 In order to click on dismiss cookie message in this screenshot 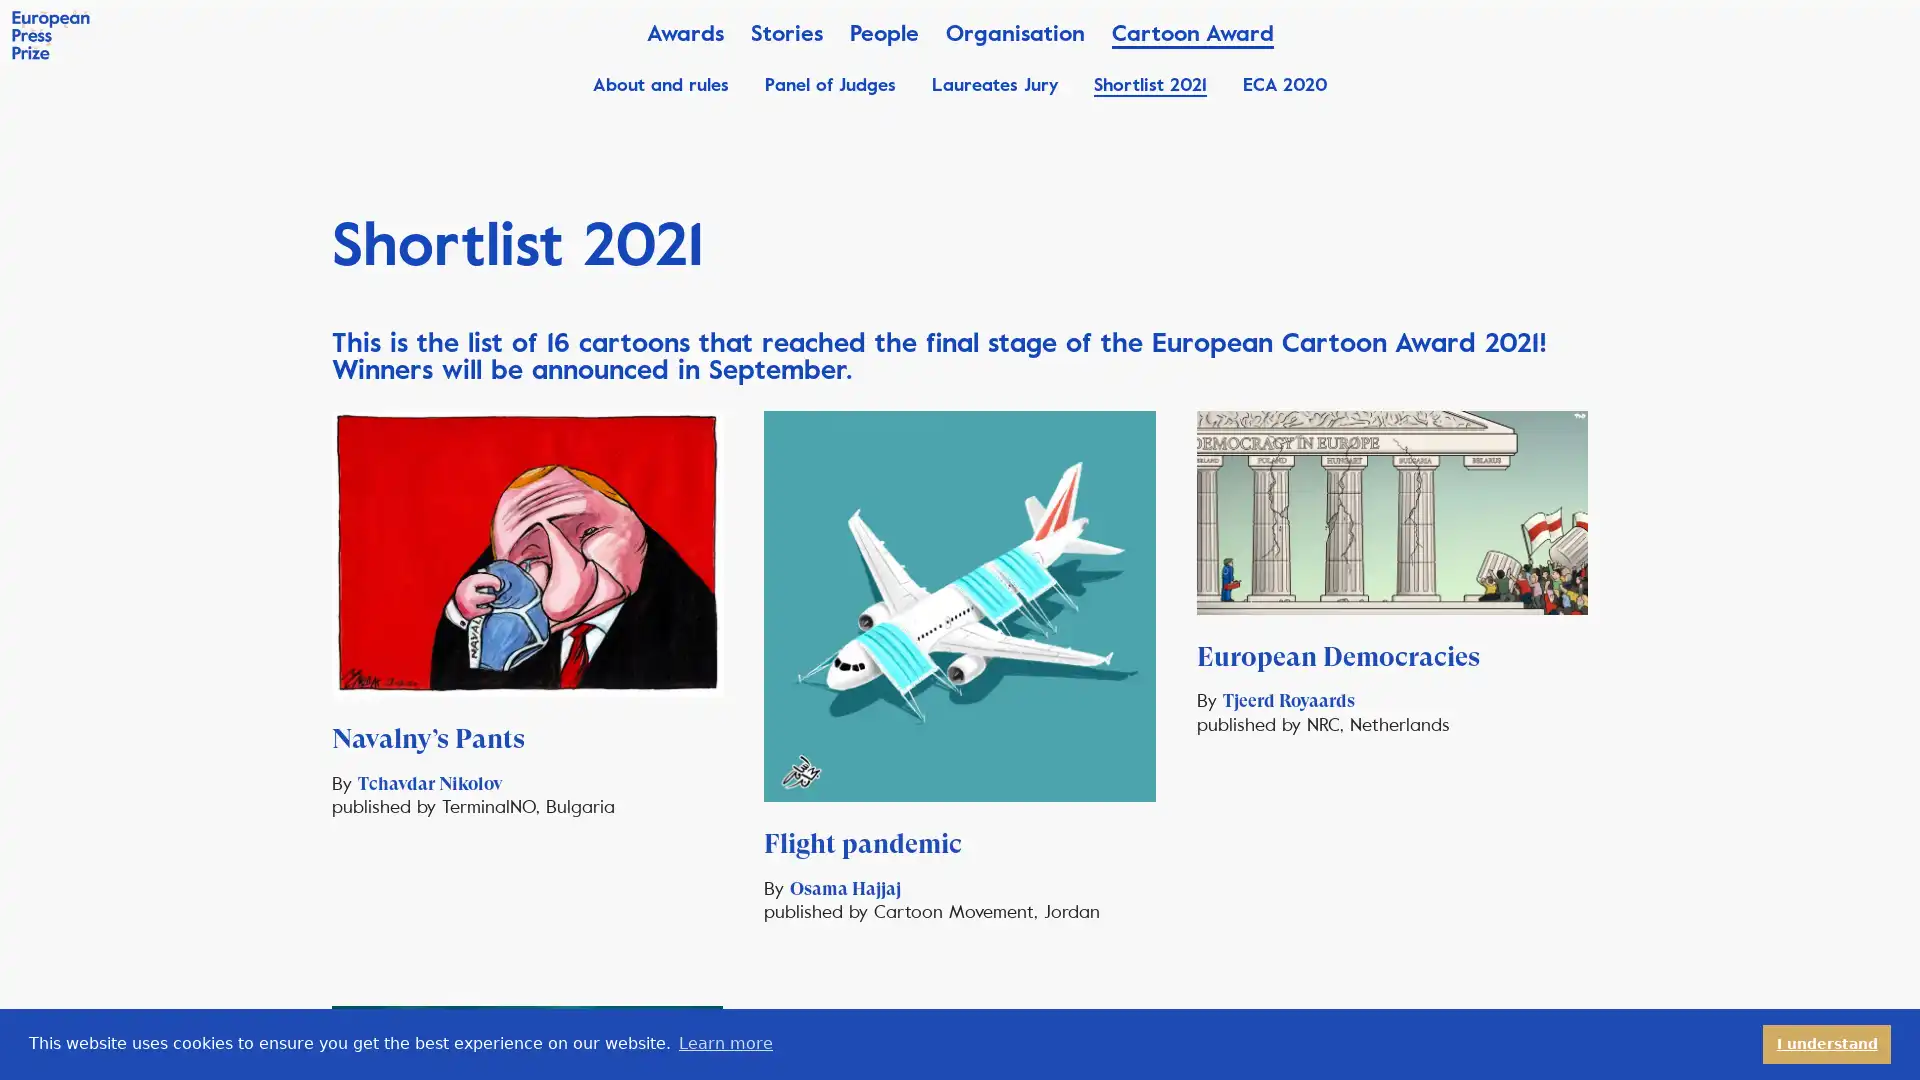, I will do `click(1827, 1043)`.